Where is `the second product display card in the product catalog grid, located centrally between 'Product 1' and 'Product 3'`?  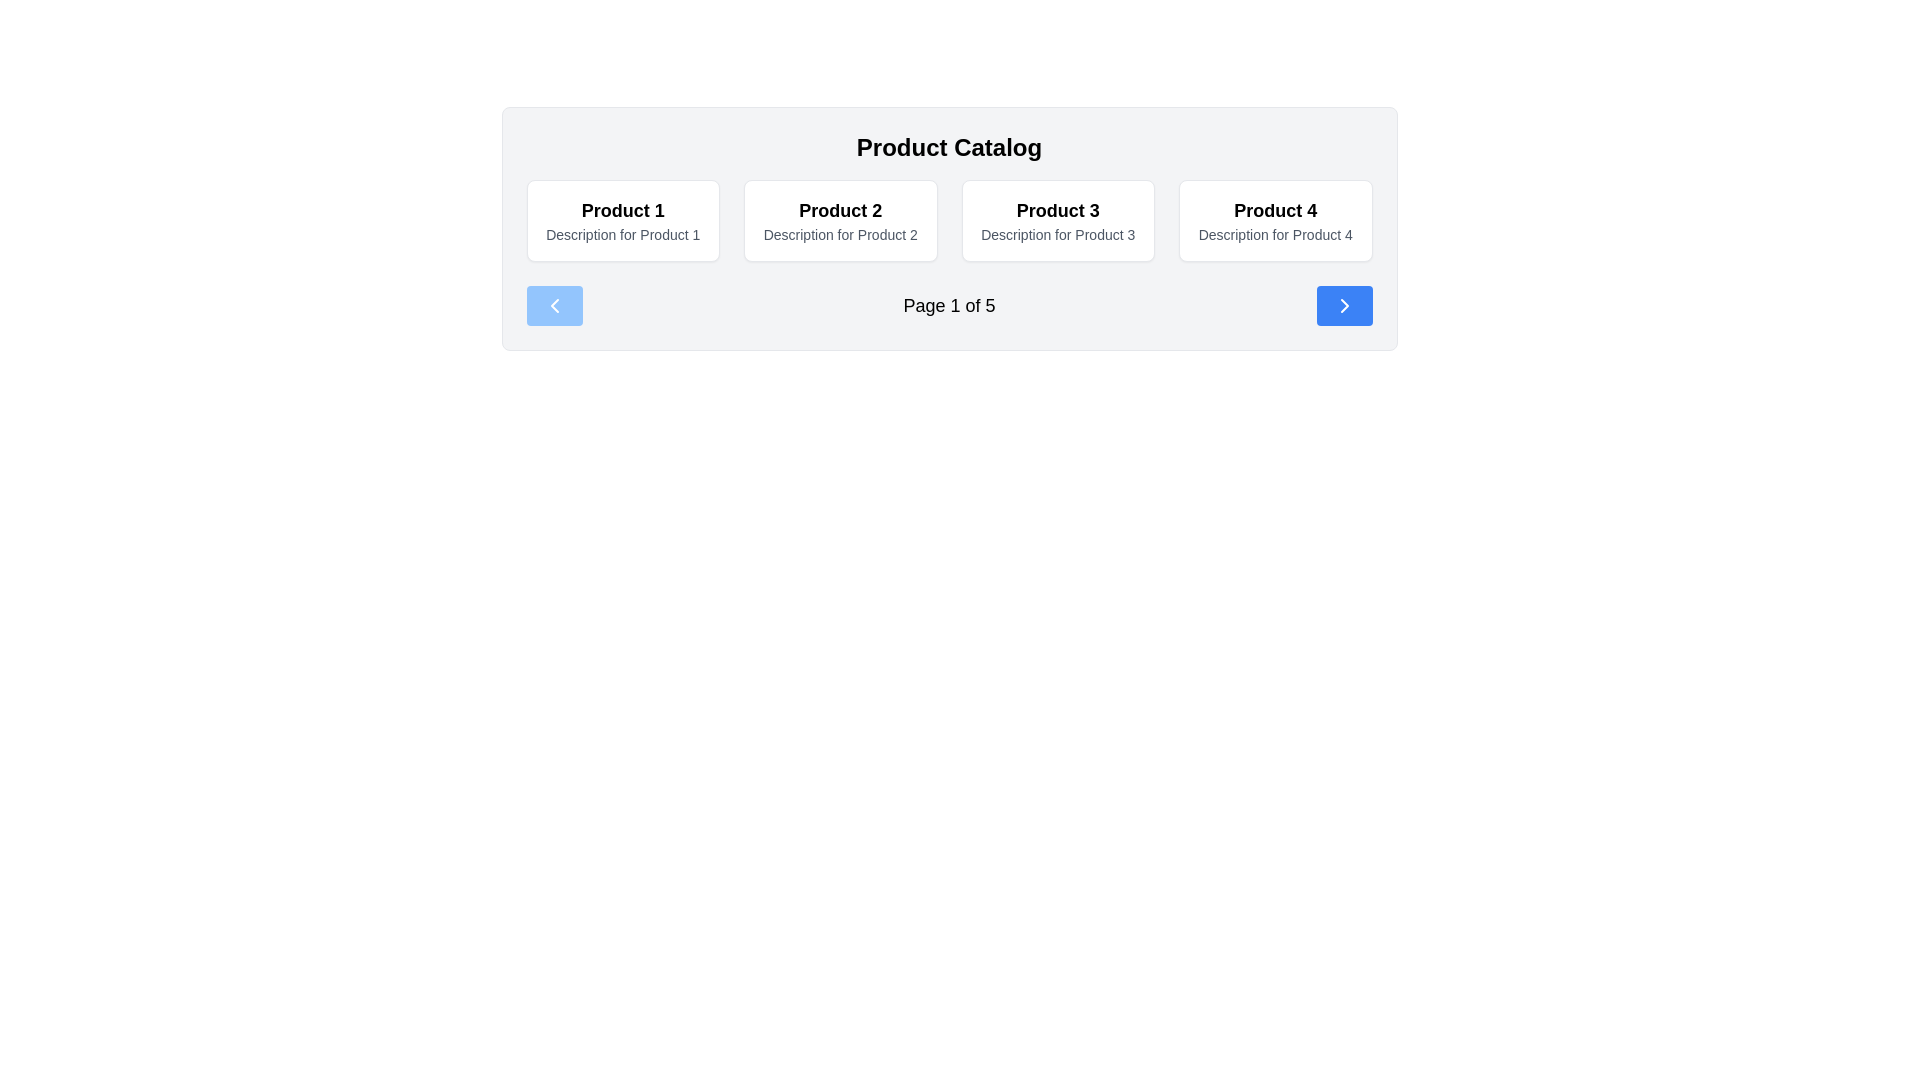 the second product display card in the product catalog grid, located centrally between 'Product 1' and 'Product 3' is located at coordinates (840, 220).